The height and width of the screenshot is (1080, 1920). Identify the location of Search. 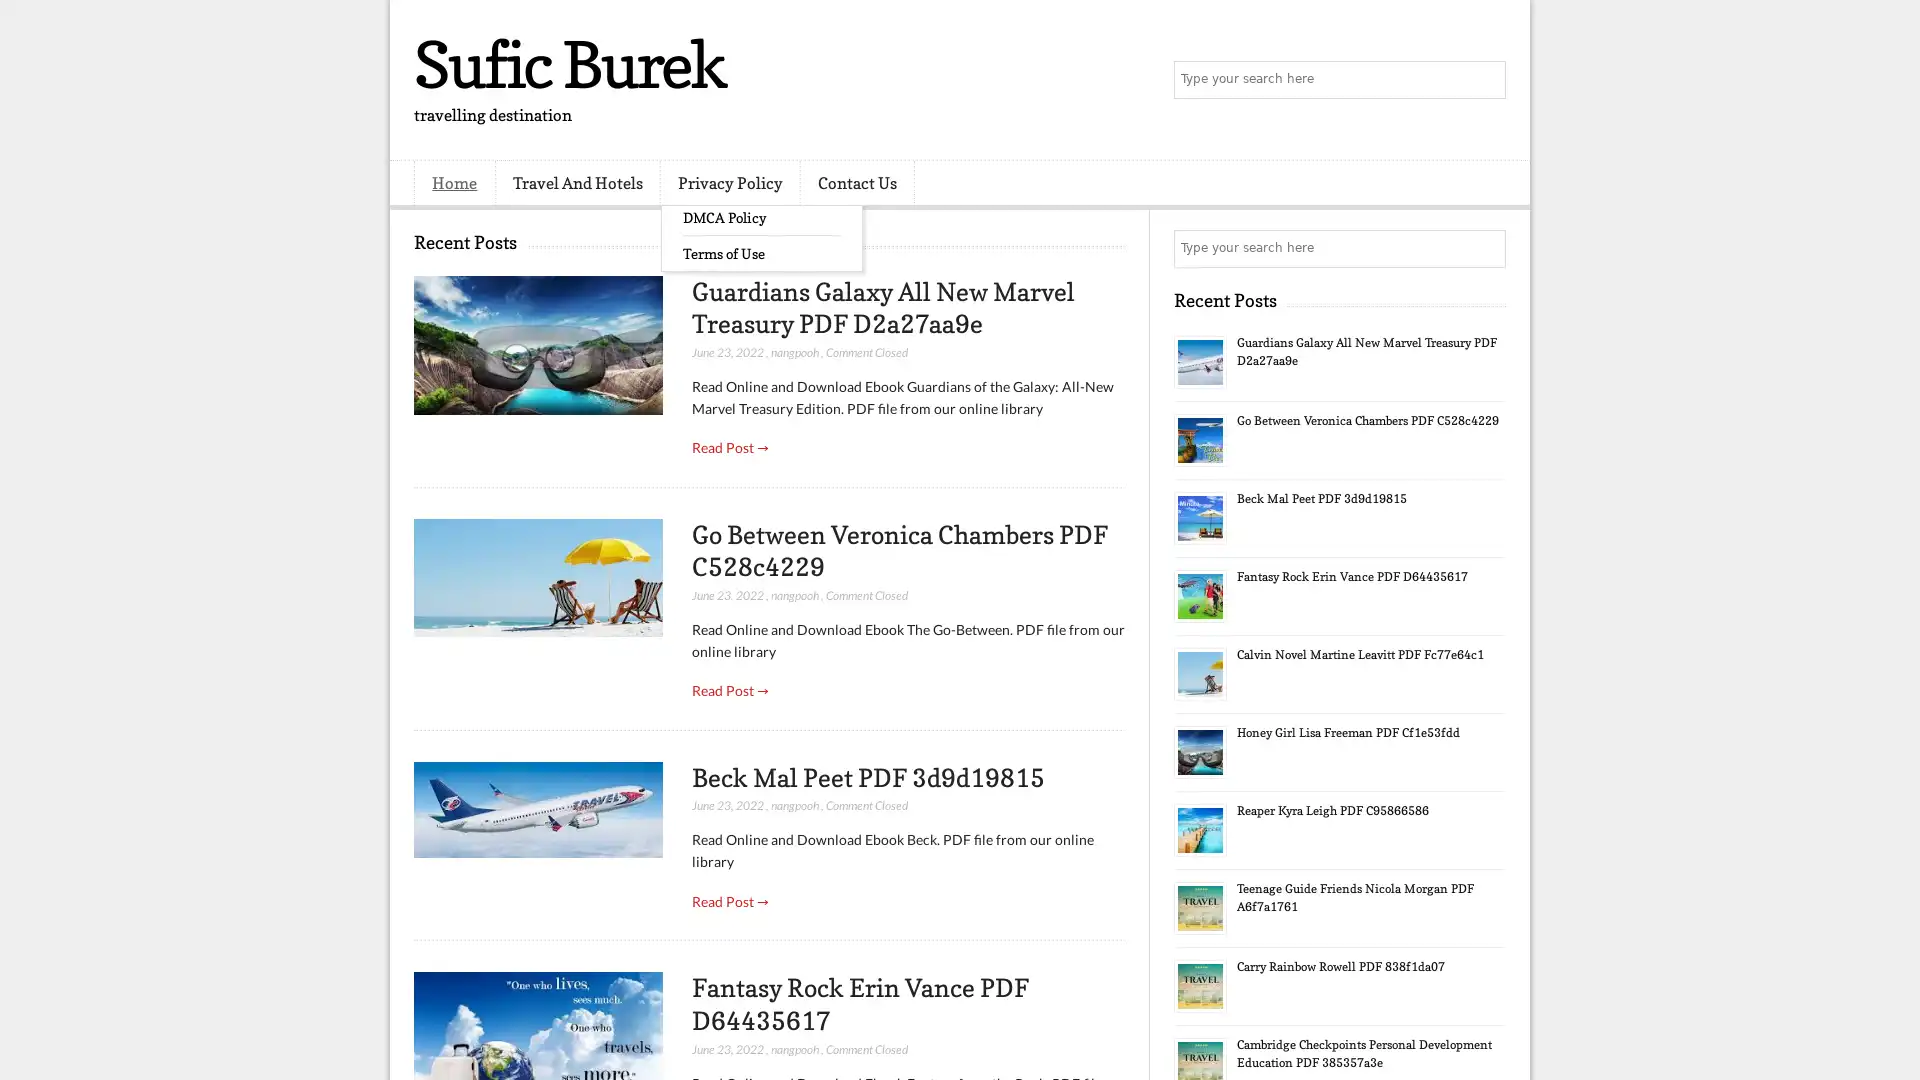
(1485, 80).